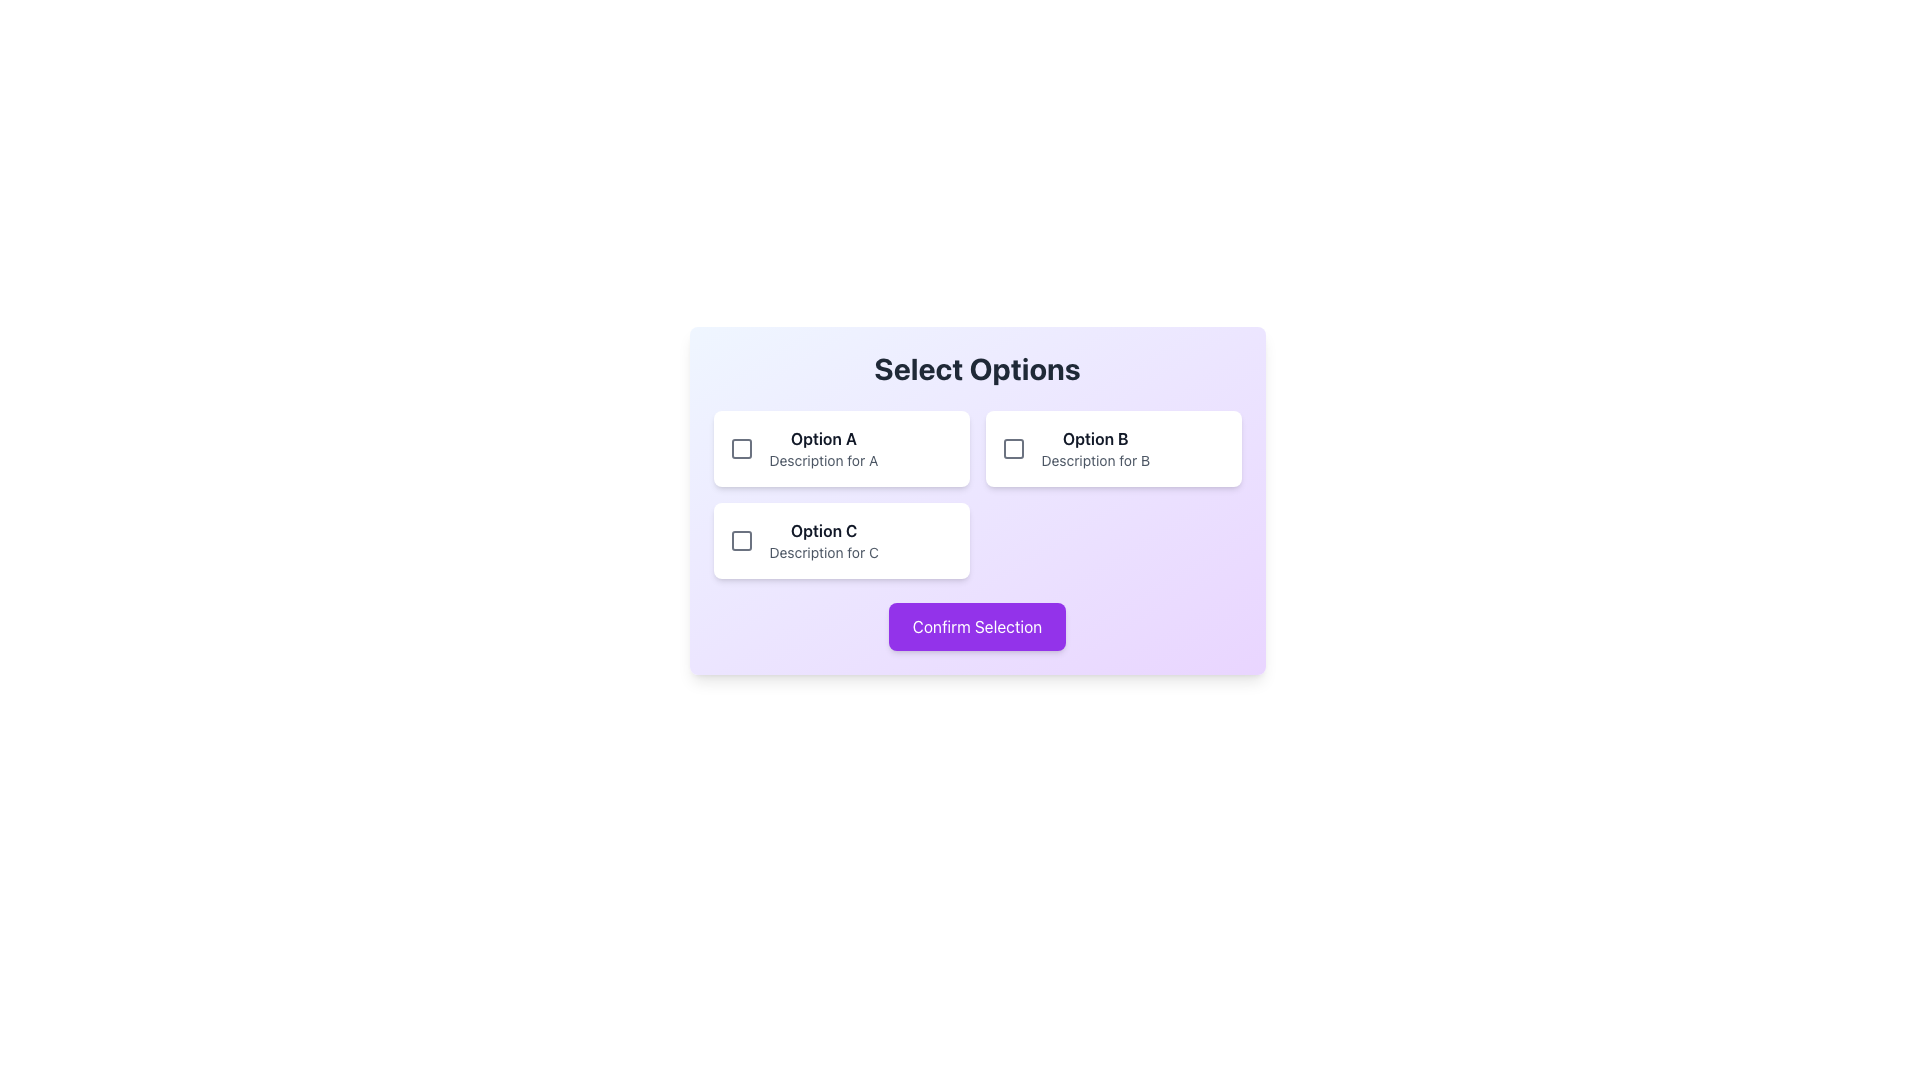 This screenshot has width=1920, height=1080. What do you see at coordinates (824, 540) in the screenshot?
I see `the informational display text located in the bottom-left corner of the selectable card interface, specifically the third card in the selection group` at bounding box center [824, 540].